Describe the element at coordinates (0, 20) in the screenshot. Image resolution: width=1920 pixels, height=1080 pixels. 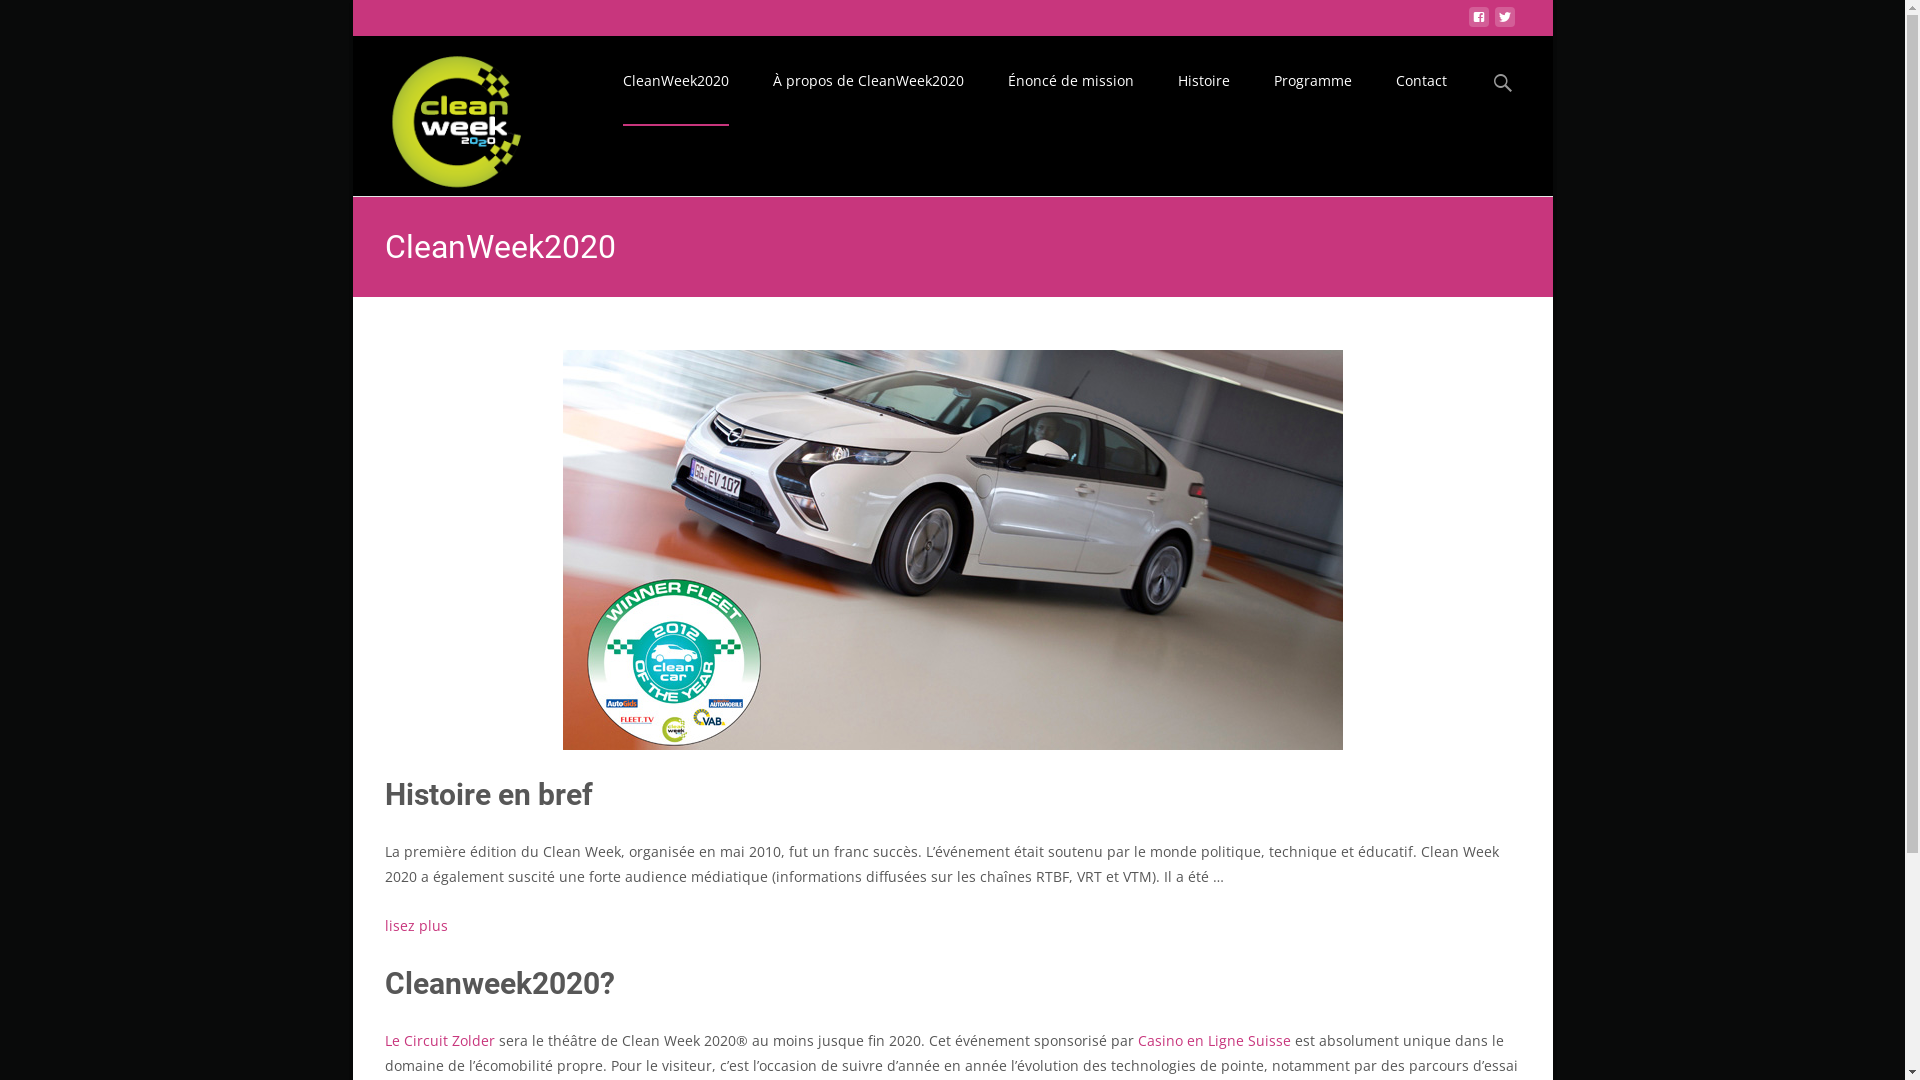
I see `'Search'` at that location.